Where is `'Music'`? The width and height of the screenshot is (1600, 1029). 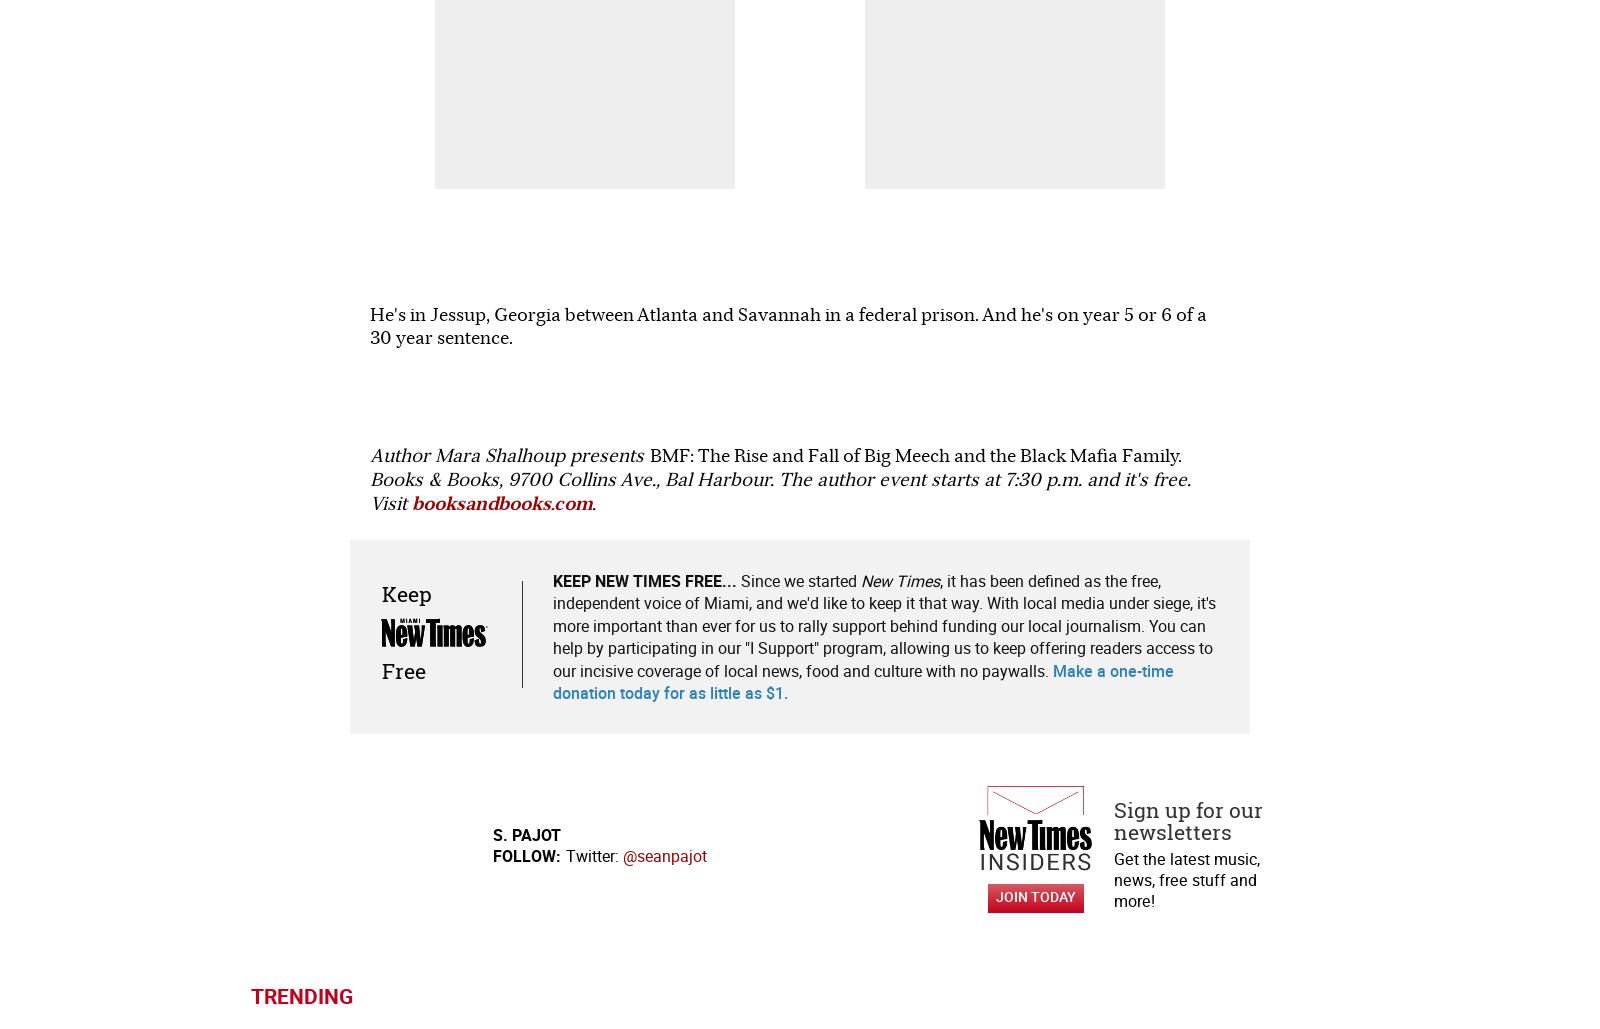
'Music' is located at coordinates (566, 761).